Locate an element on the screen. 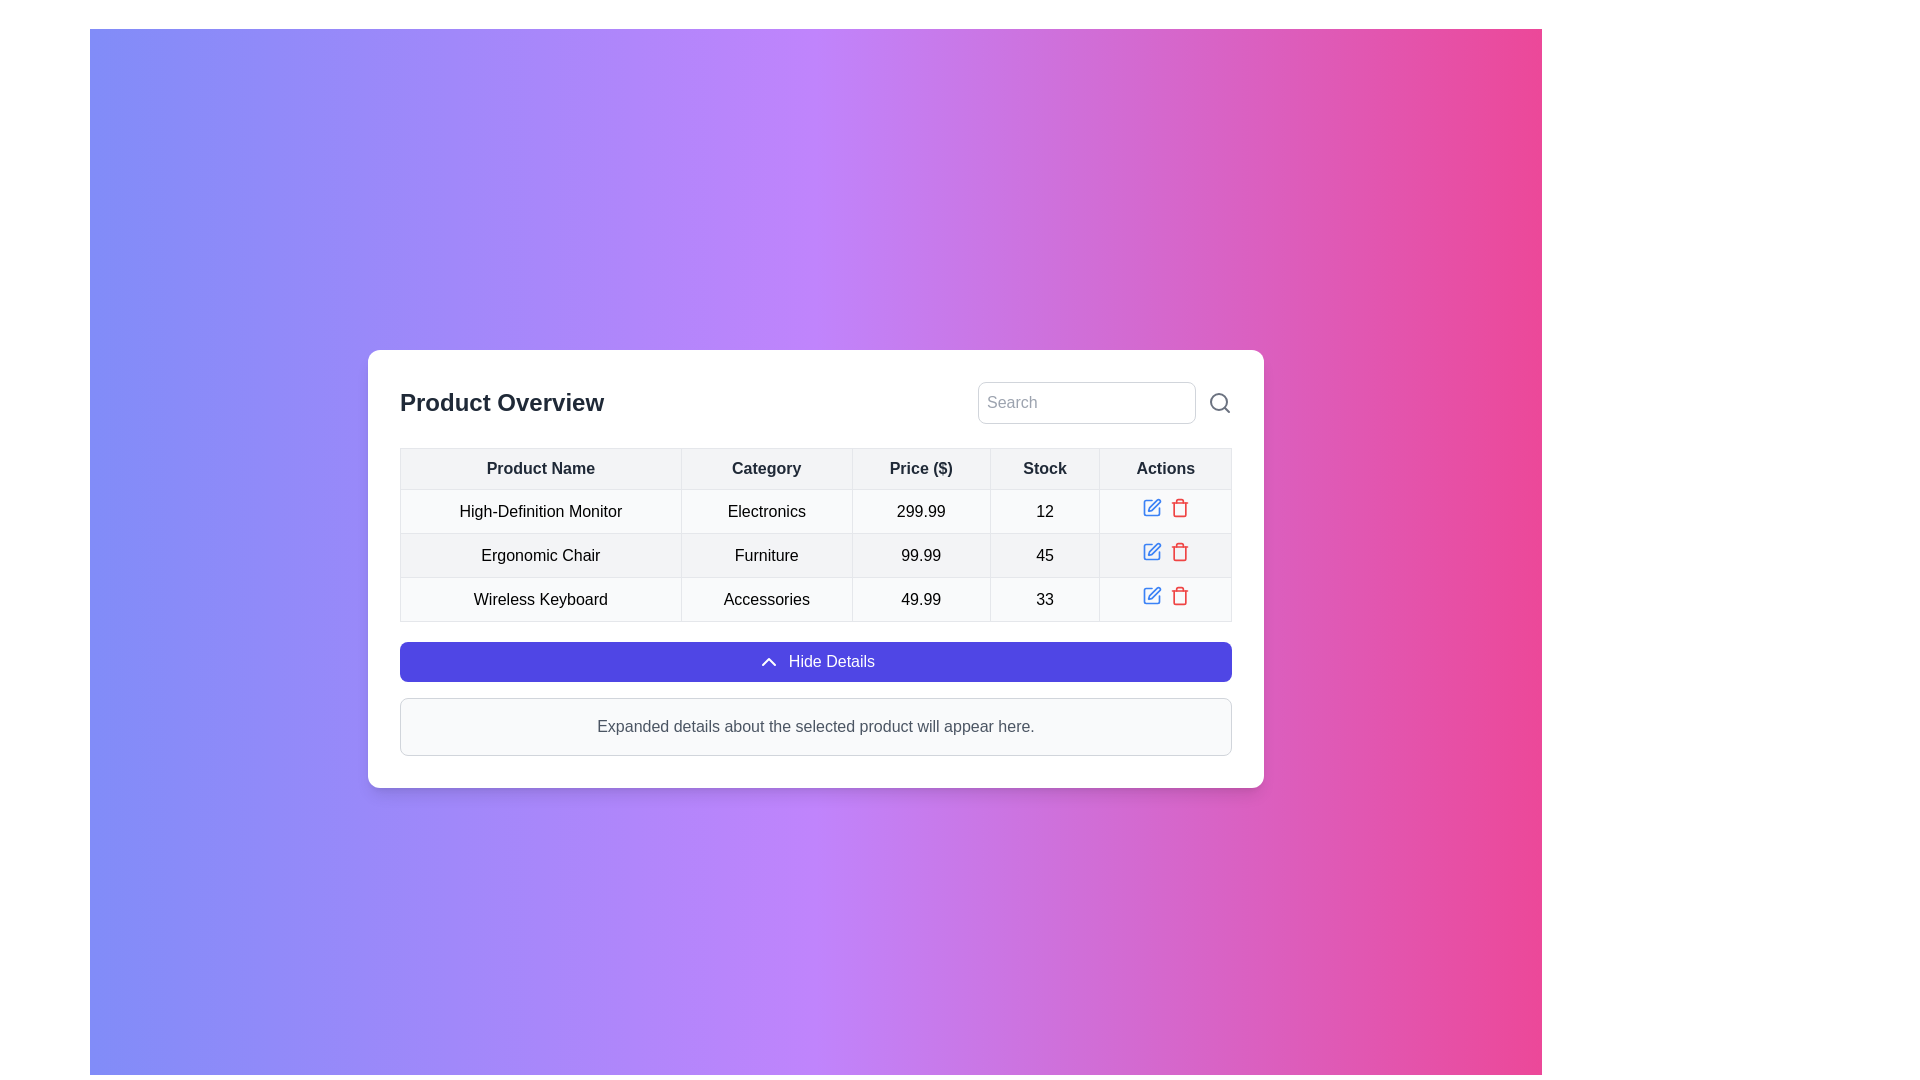 This screenshot has width=1920, height=1080. value displayed in the Text label showing '49.99' in the 'Price' column under the 'Product Overview' section, which is positioned between the 'Accessories' cell and the '33' cell is located at coordinates (920, 598).